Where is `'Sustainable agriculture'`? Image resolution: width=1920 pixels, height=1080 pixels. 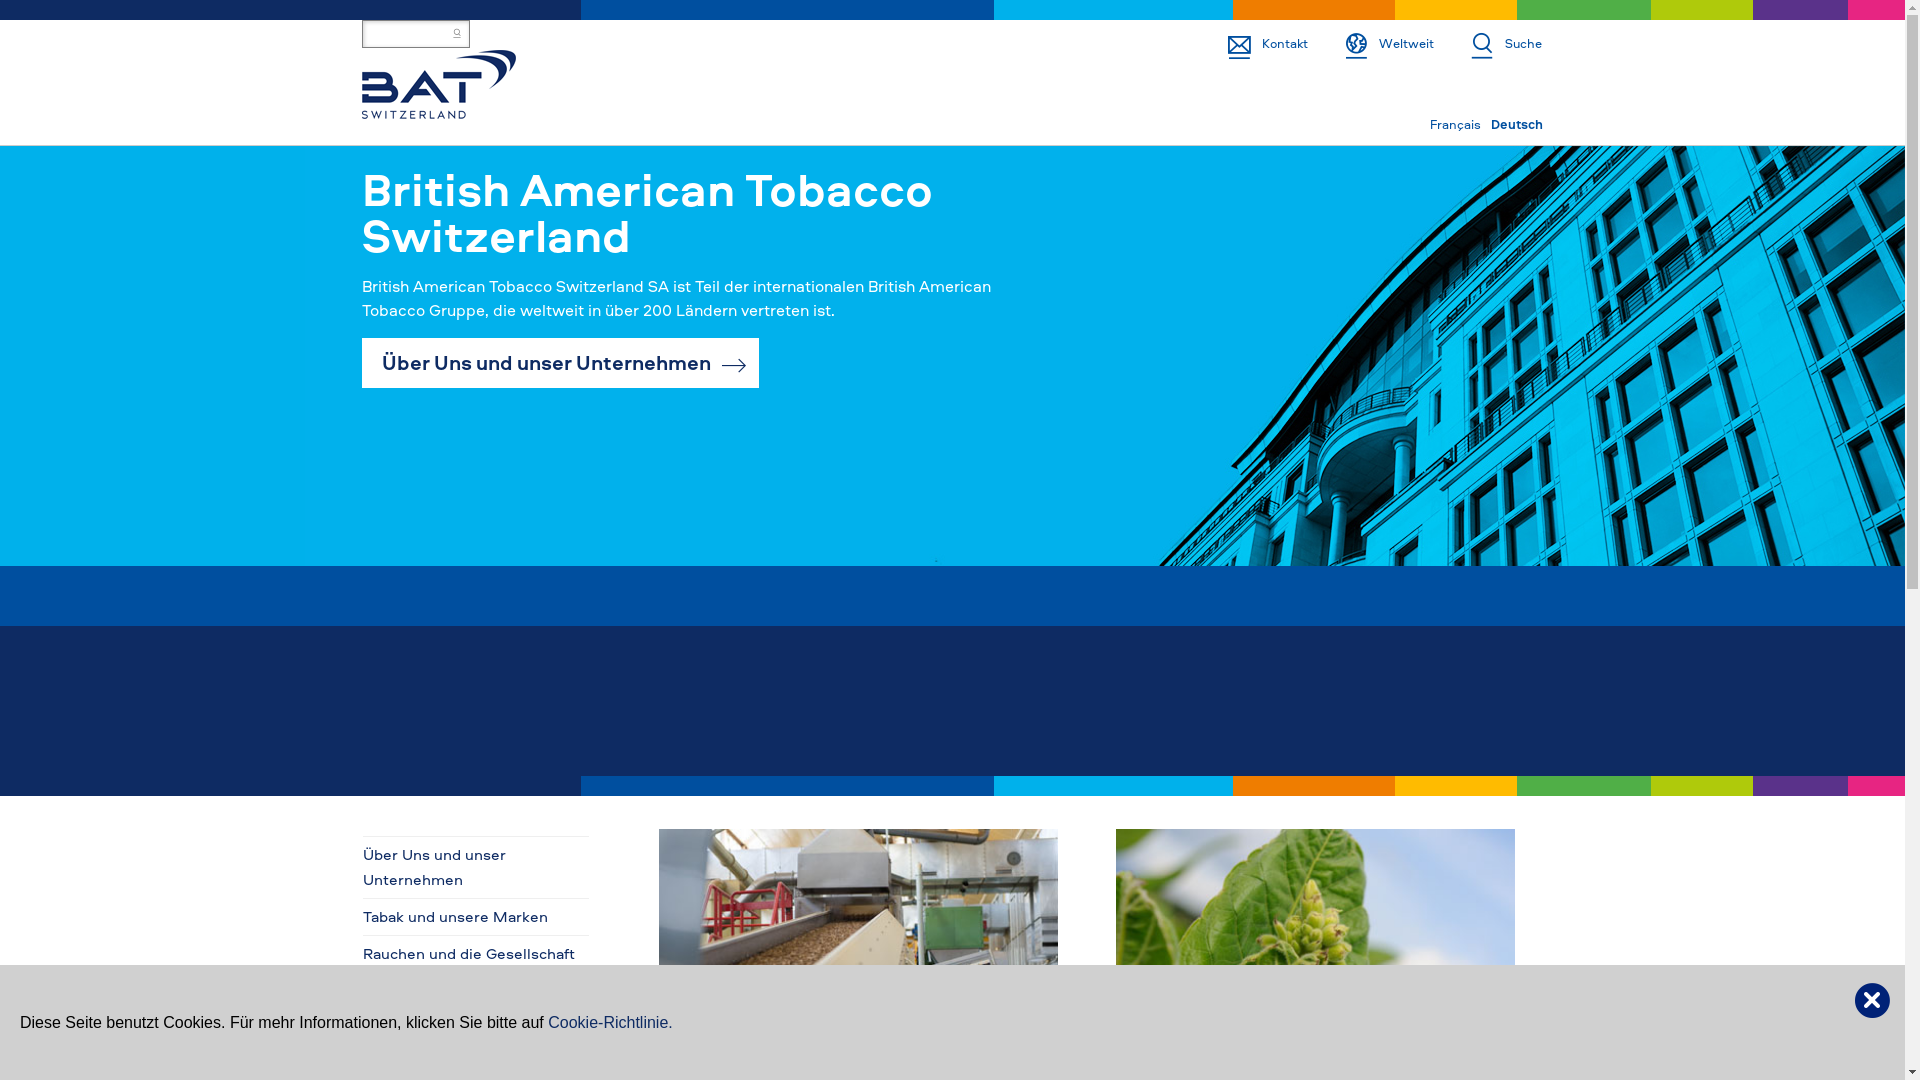
'Sustainable agriculture' is located at coordinates (1315, 959).